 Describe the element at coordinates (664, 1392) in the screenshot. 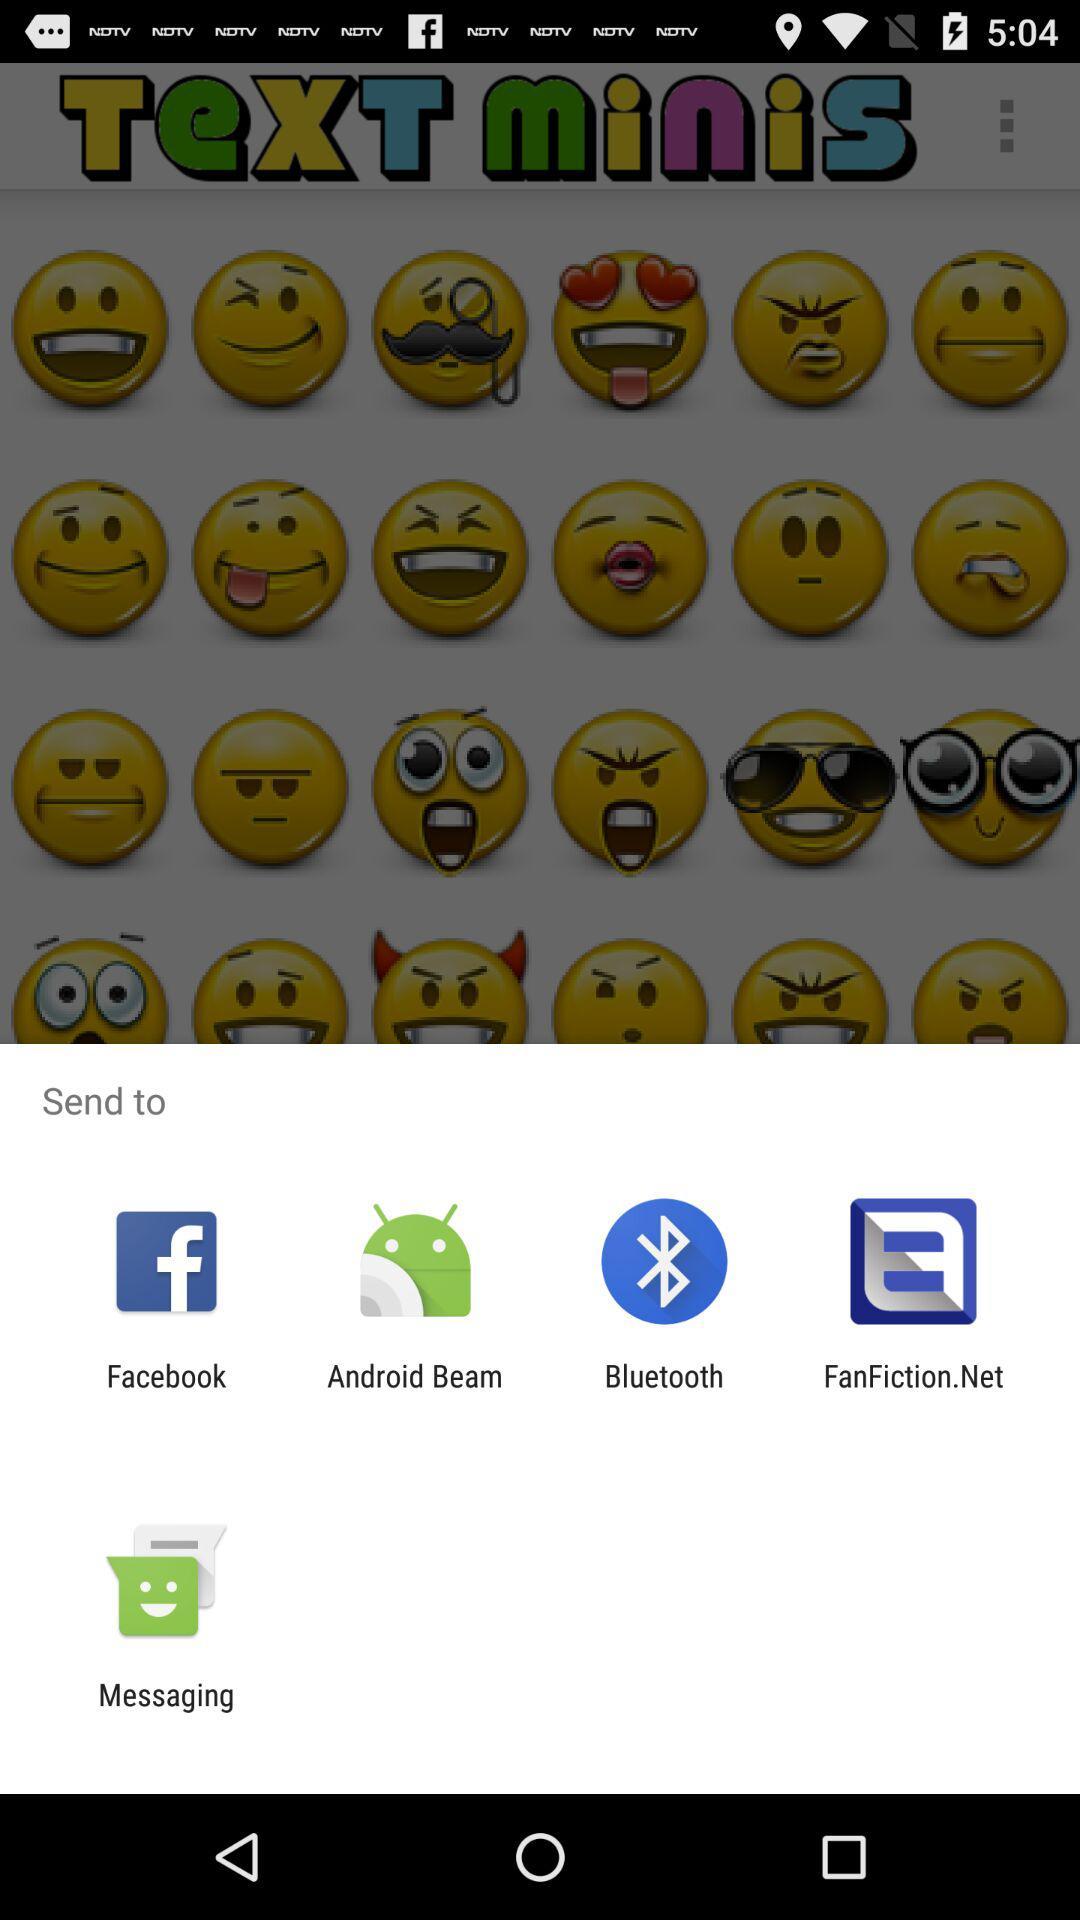

I see `the icon to the left of fanfiction.net item` at that location.